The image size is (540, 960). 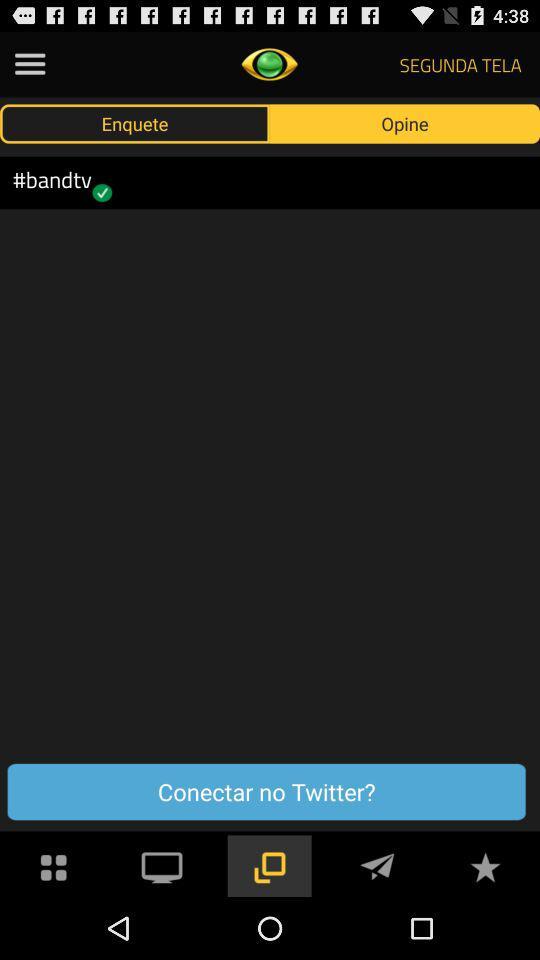 I want to click on opine, so click(x=405, y=122).